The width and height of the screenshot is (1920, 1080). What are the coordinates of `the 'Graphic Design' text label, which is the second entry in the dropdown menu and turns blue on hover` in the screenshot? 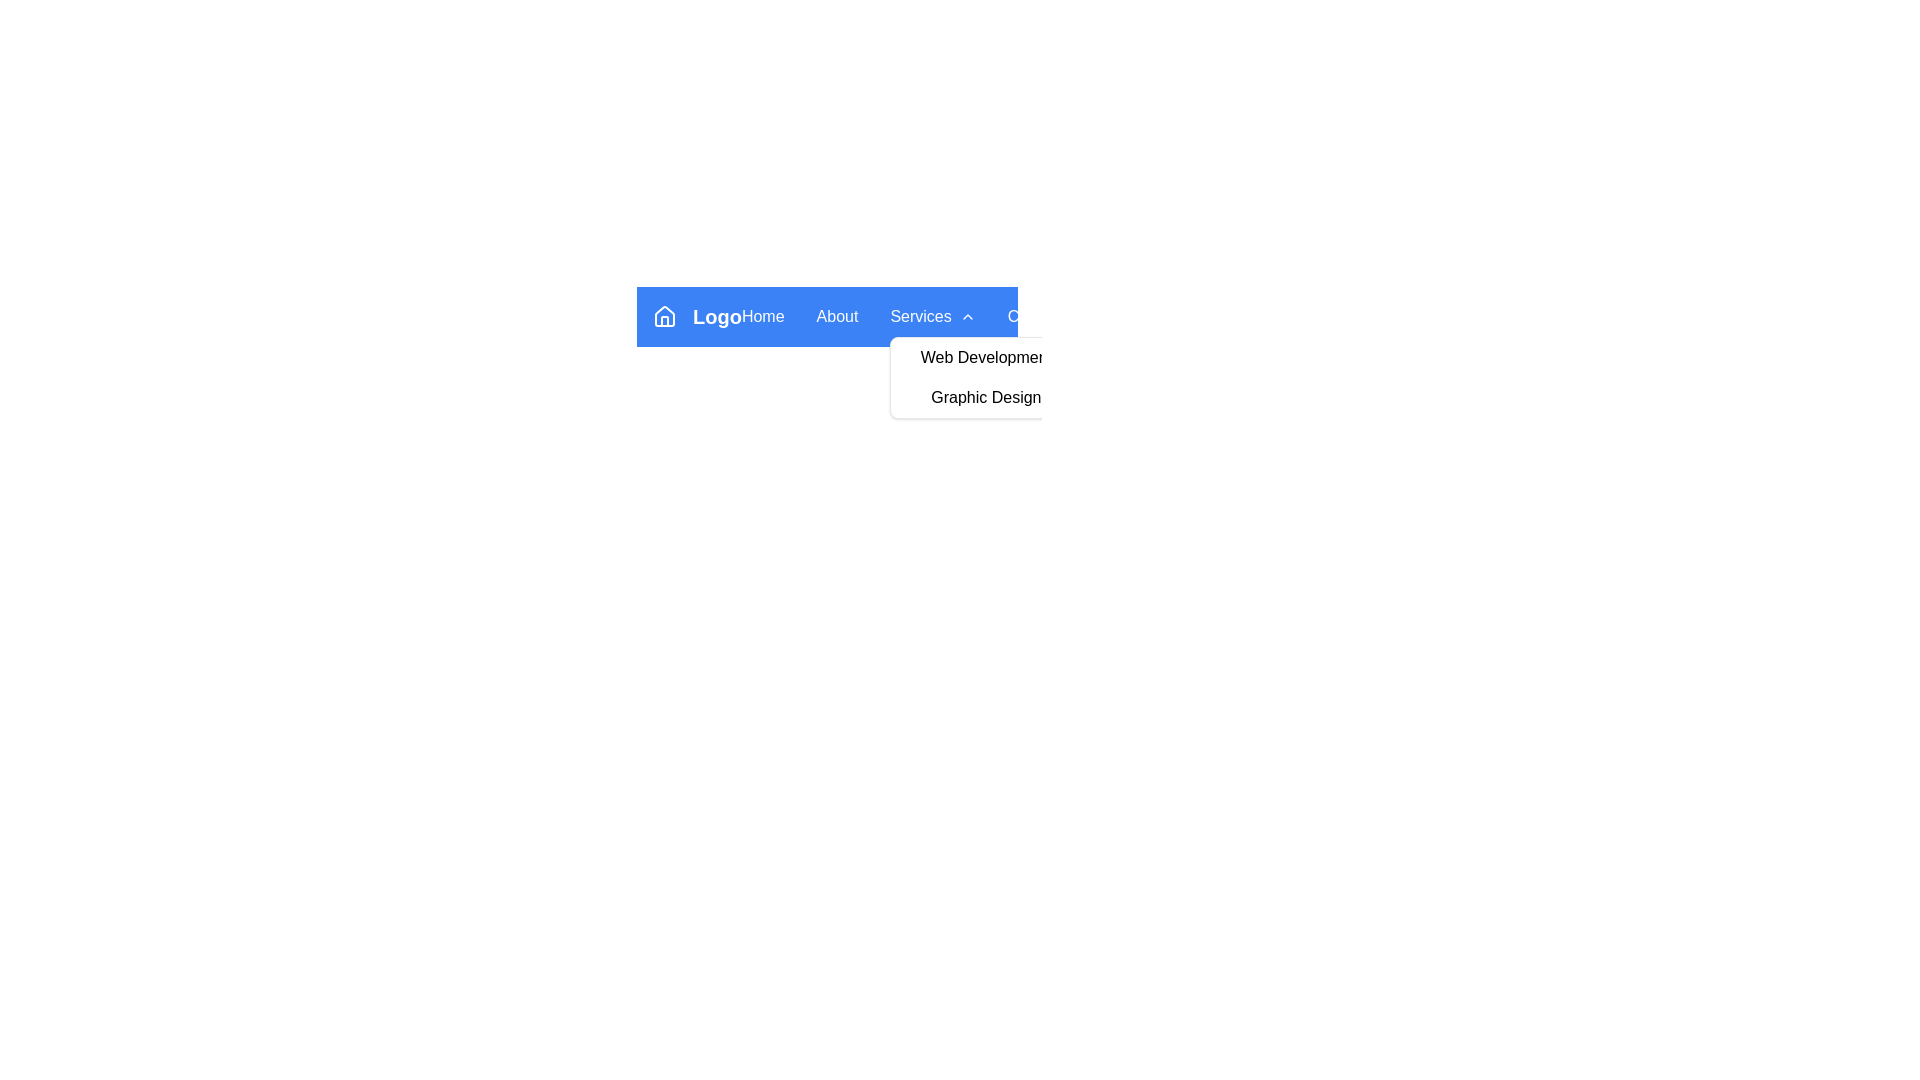 It's located at (986, 397).